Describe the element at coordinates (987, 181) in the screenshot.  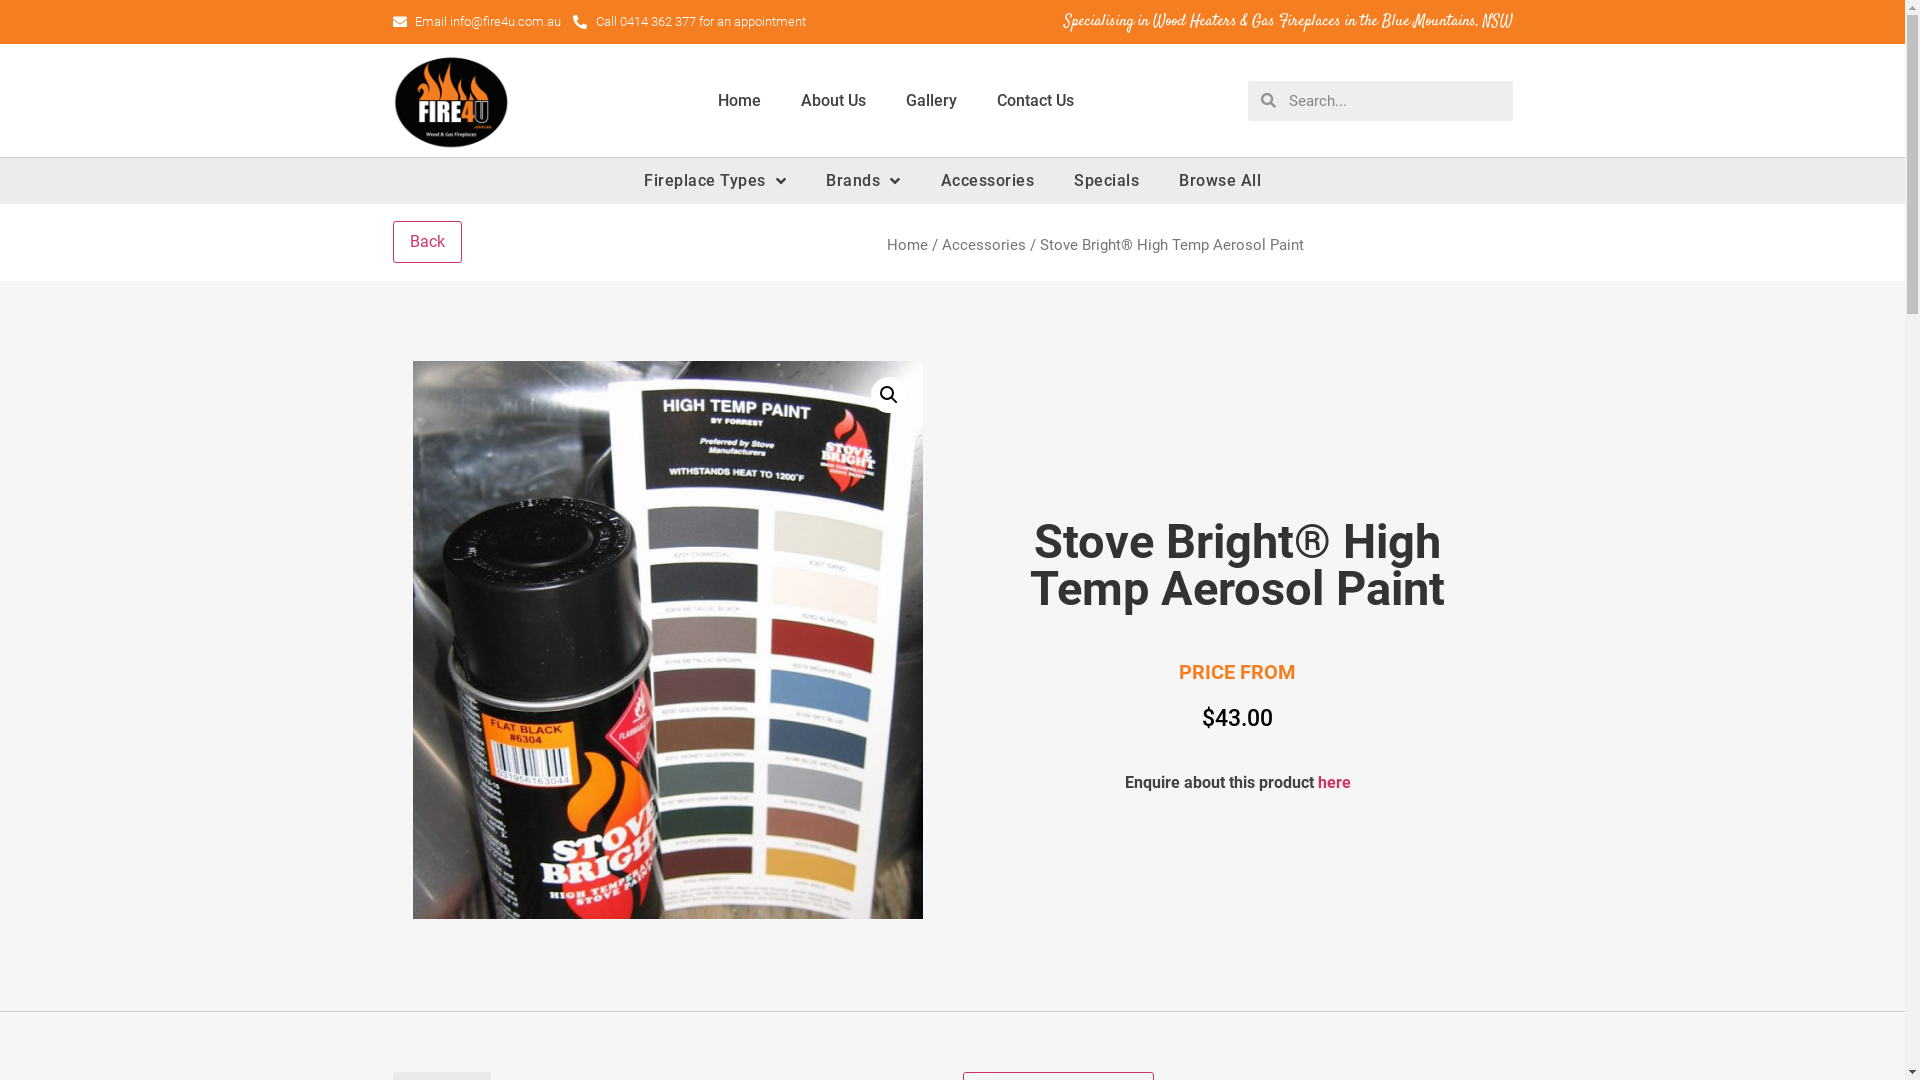
I see `'Accessories'` at that location.